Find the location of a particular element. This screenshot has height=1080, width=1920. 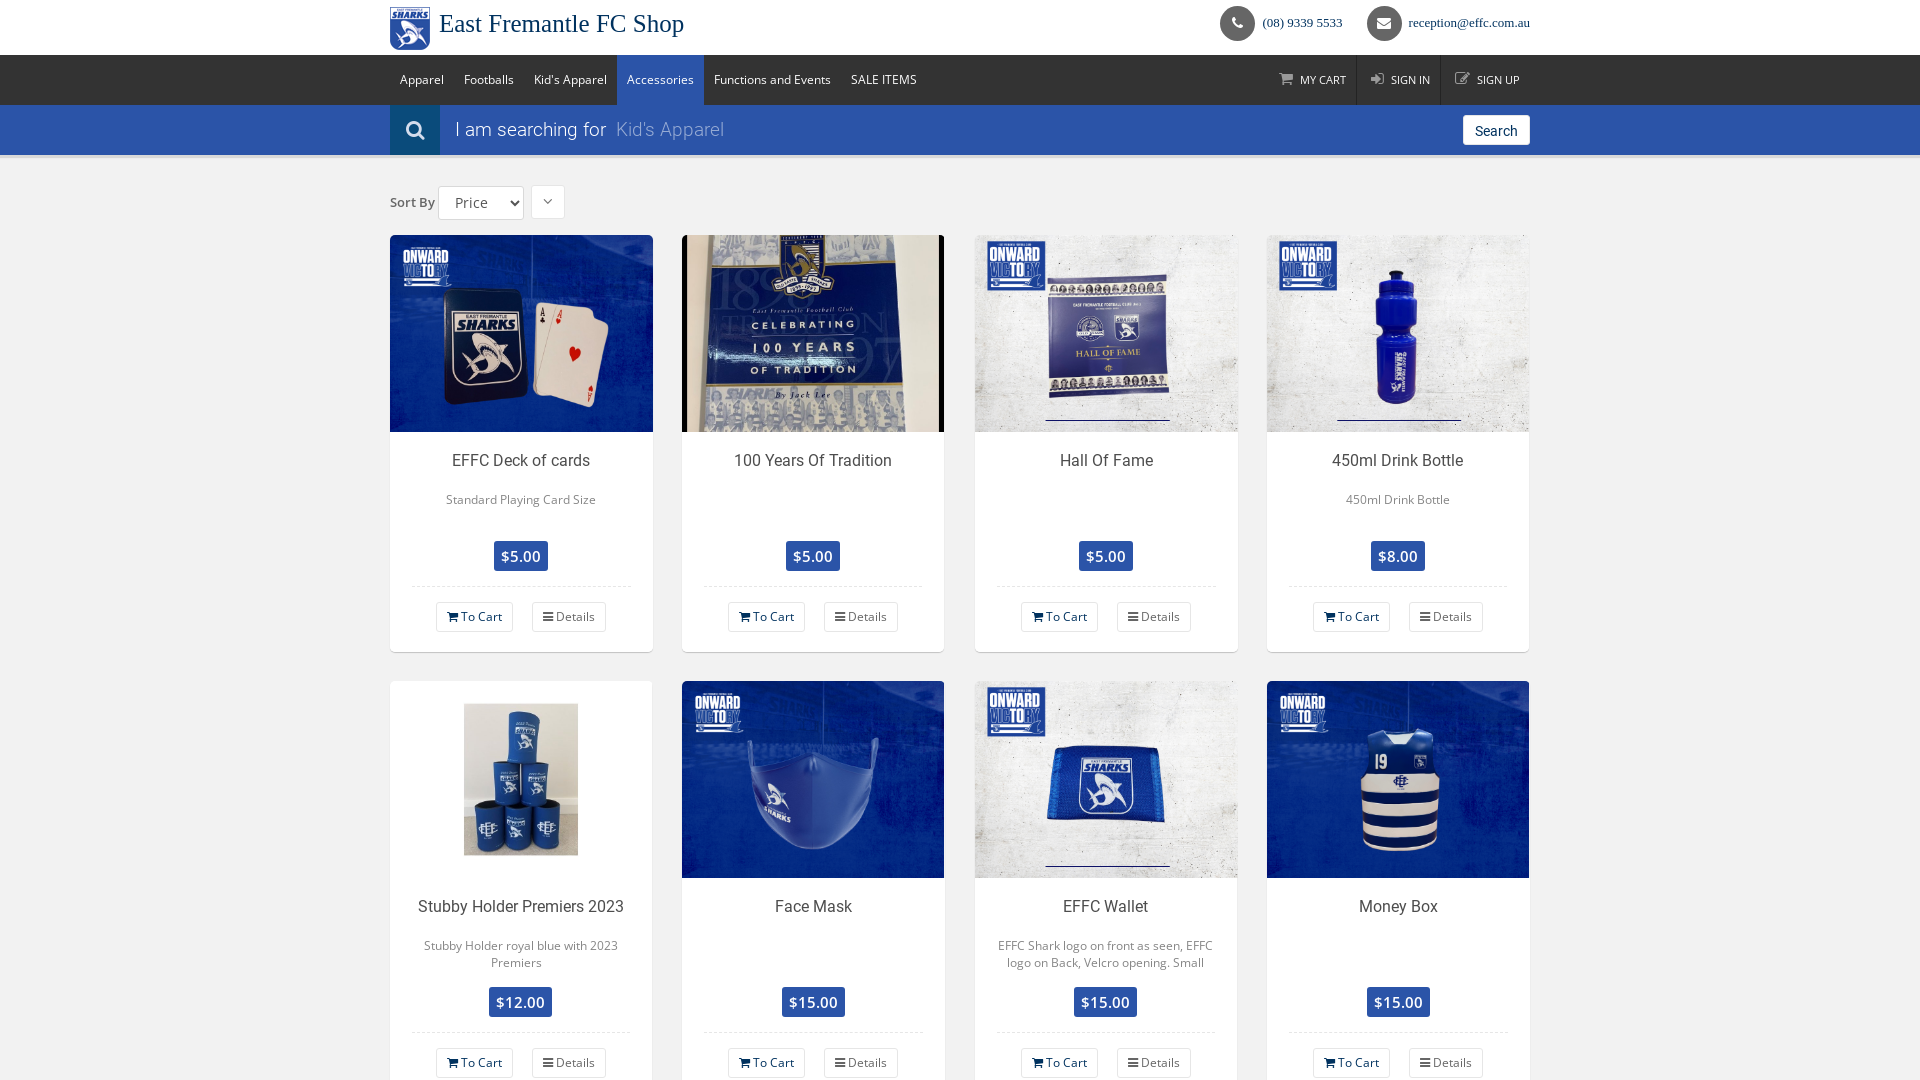

'SALE ITEMS' is located at coordinates (882, 79).